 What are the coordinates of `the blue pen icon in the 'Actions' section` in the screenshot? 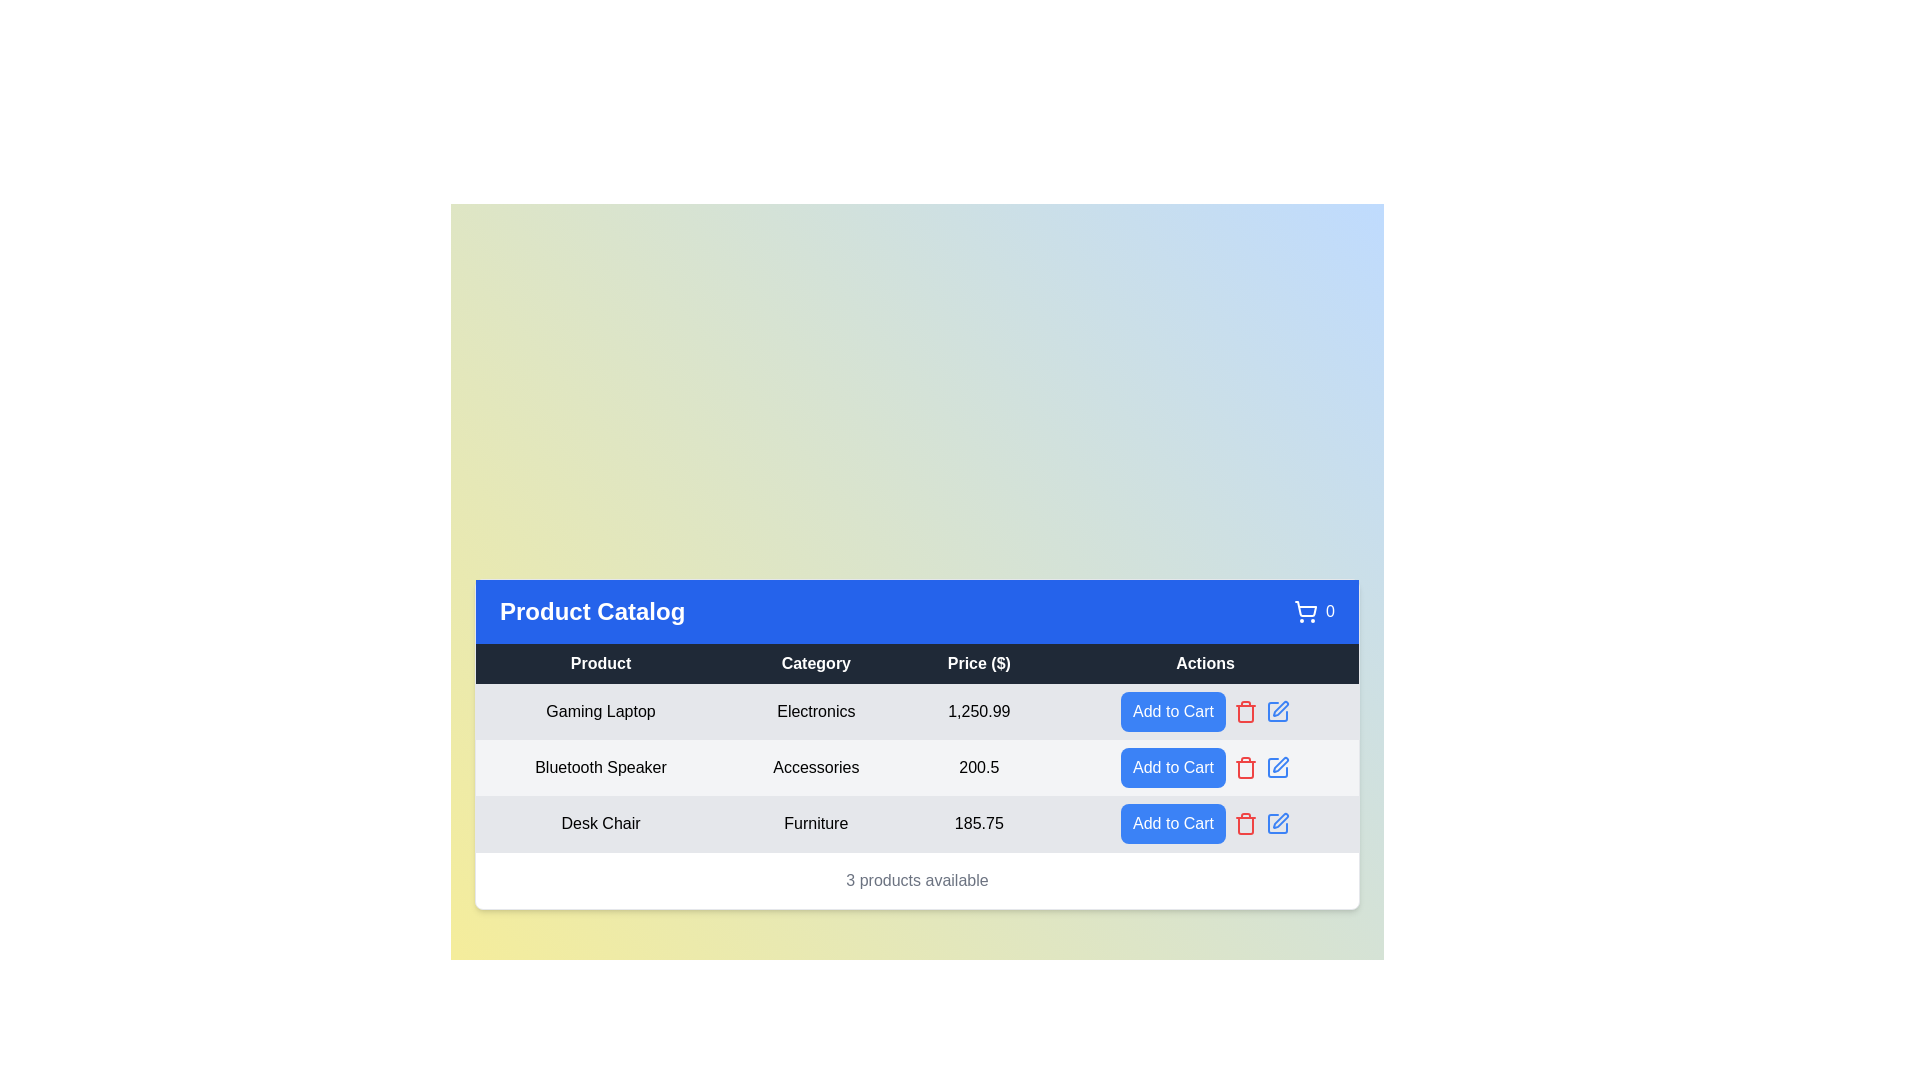 It's located at (1276, 710).